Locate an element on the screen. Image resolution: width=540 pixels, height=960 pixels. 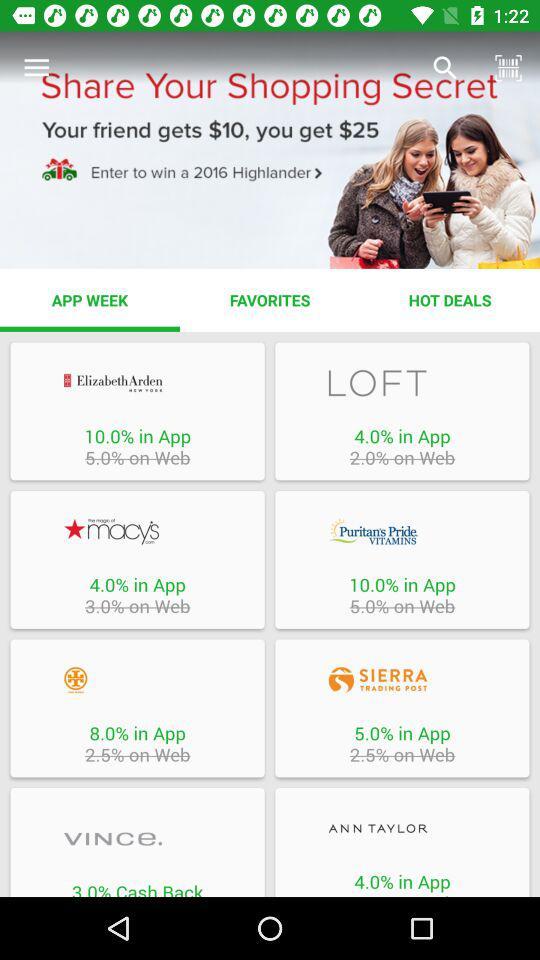
website is located at coordinates (136, 530).